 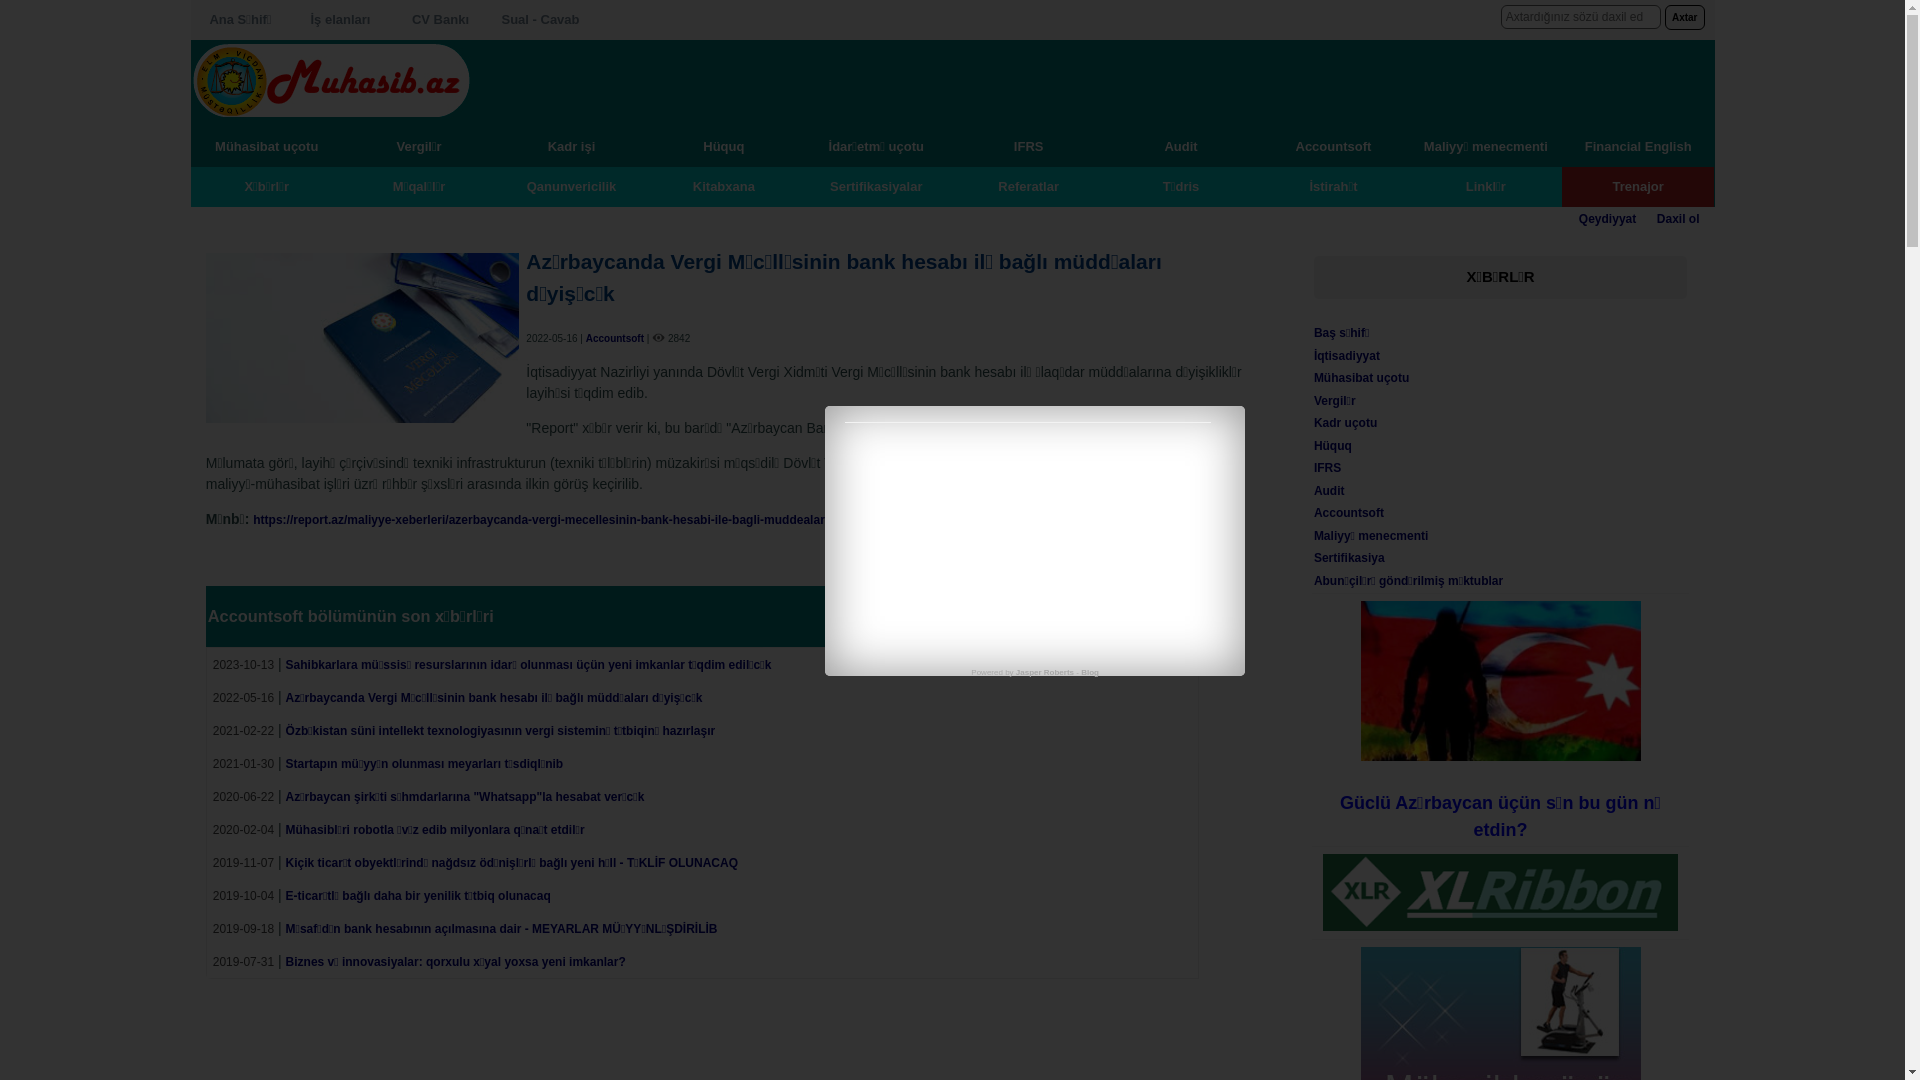 What do you see at coordinates (1027, 145) in the screenshot?
I see `'IFRS'` at bounding box center [1027, 145].